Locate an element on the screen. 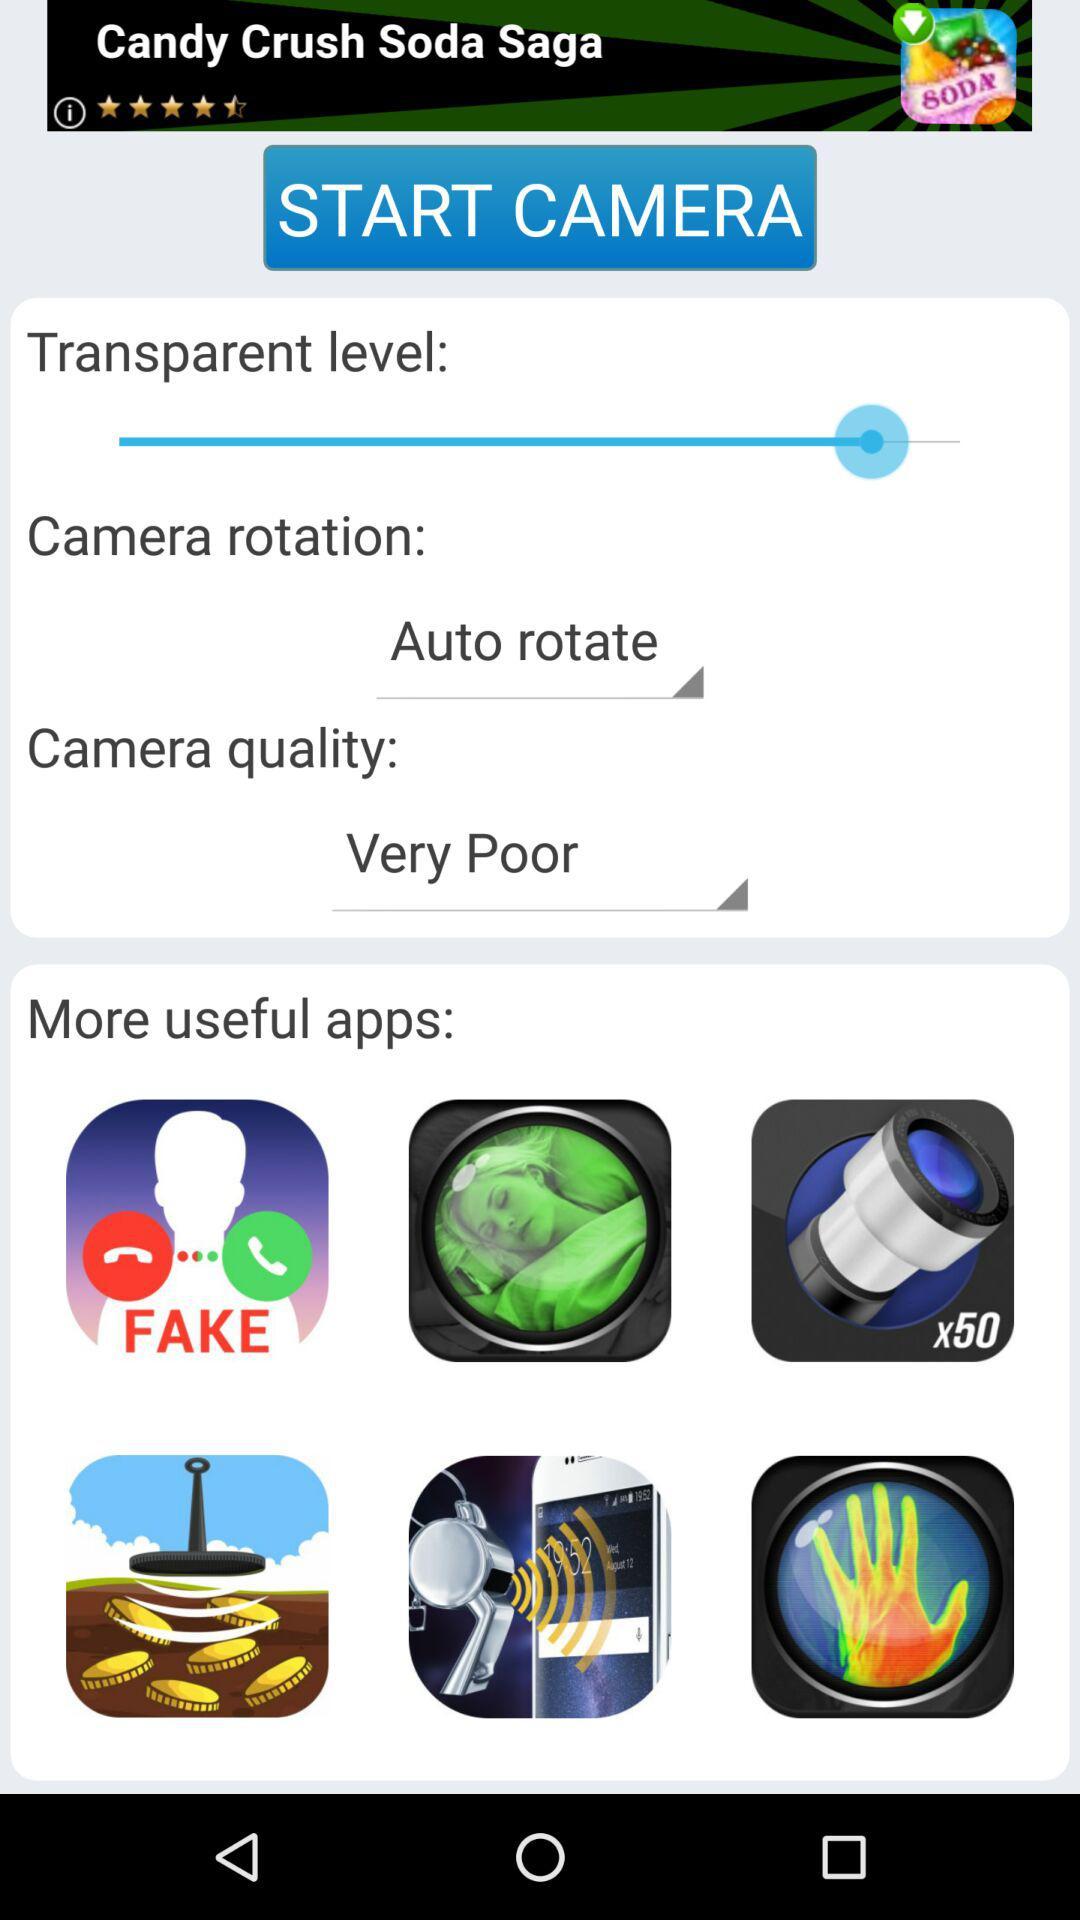 This screenshot has height=1920, width=1080. advertisement area is located at coordinates (881, 1585).